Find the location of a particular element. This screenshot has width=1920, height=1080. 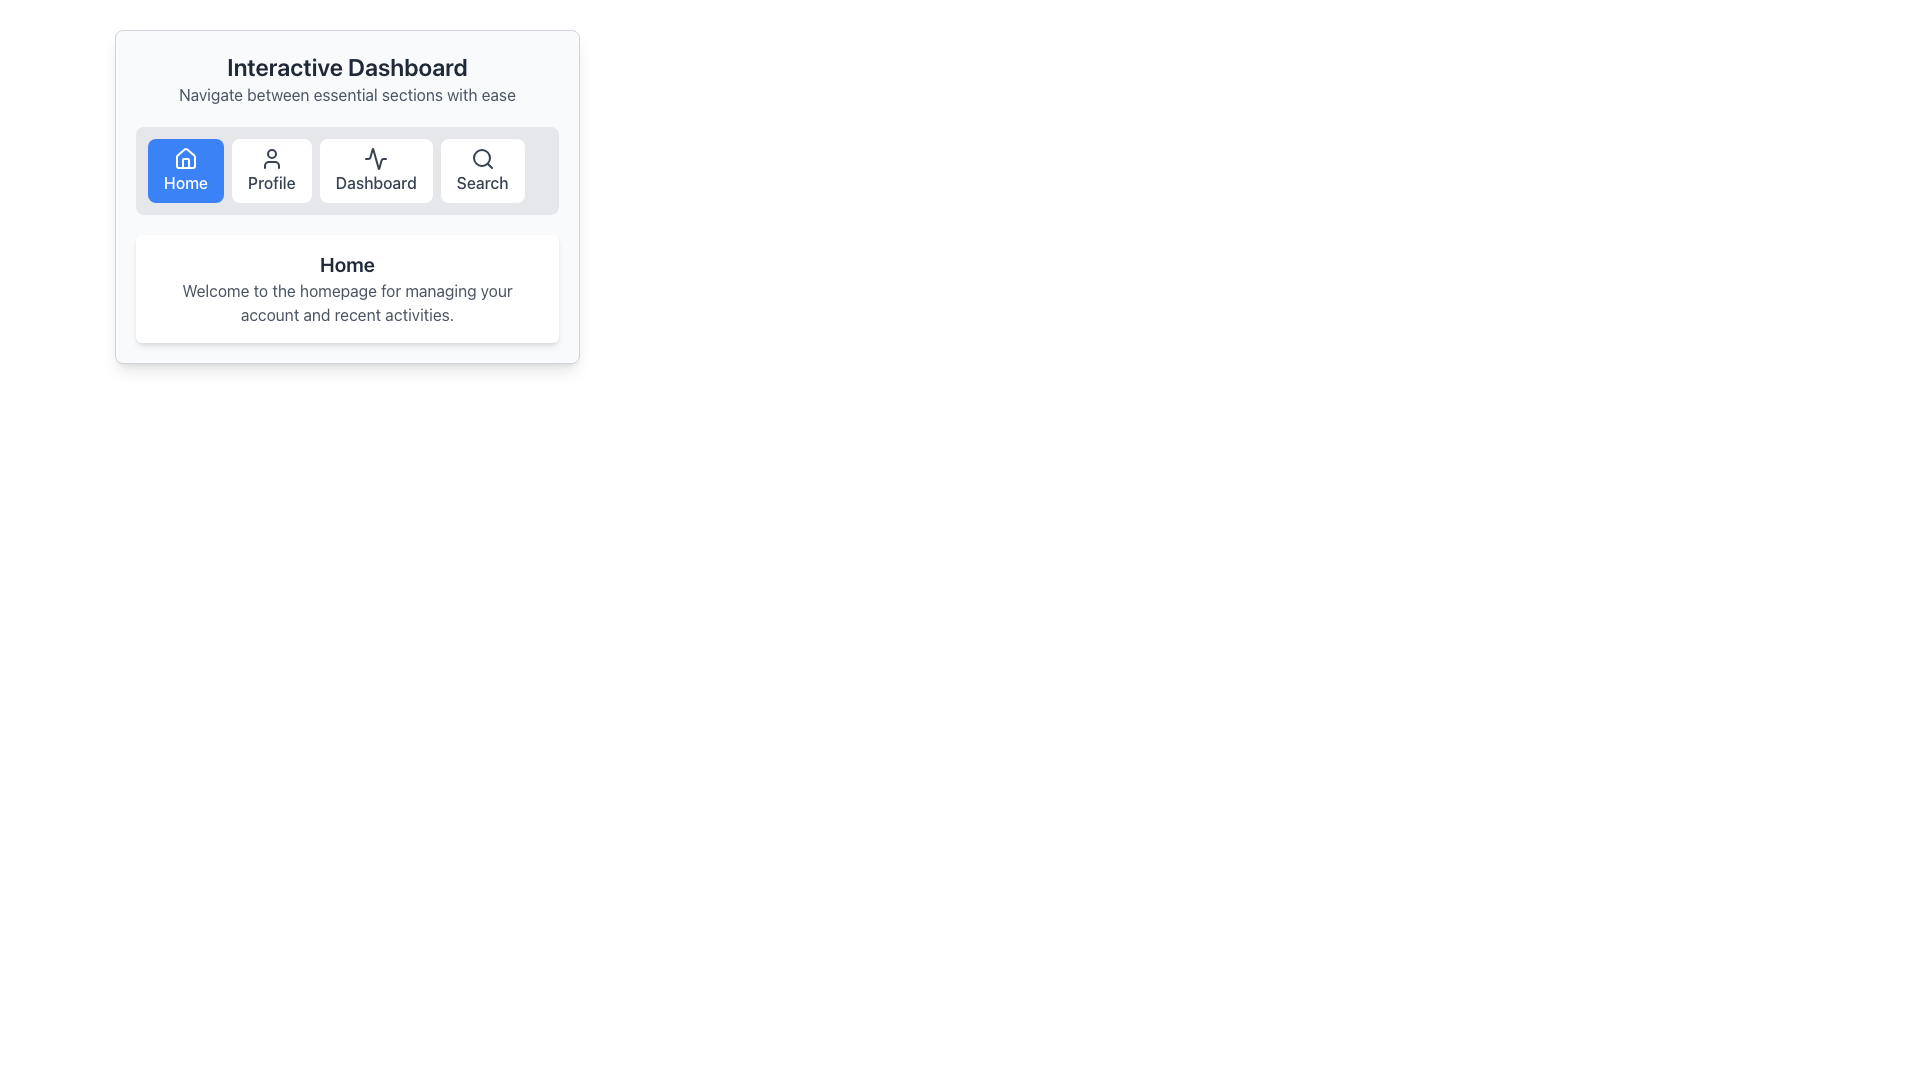

the 'Search' button located on the rightmost side of the horizontal group of icons and text in the 'Interactive Dashboard' section is located at coordinates (482, 169).